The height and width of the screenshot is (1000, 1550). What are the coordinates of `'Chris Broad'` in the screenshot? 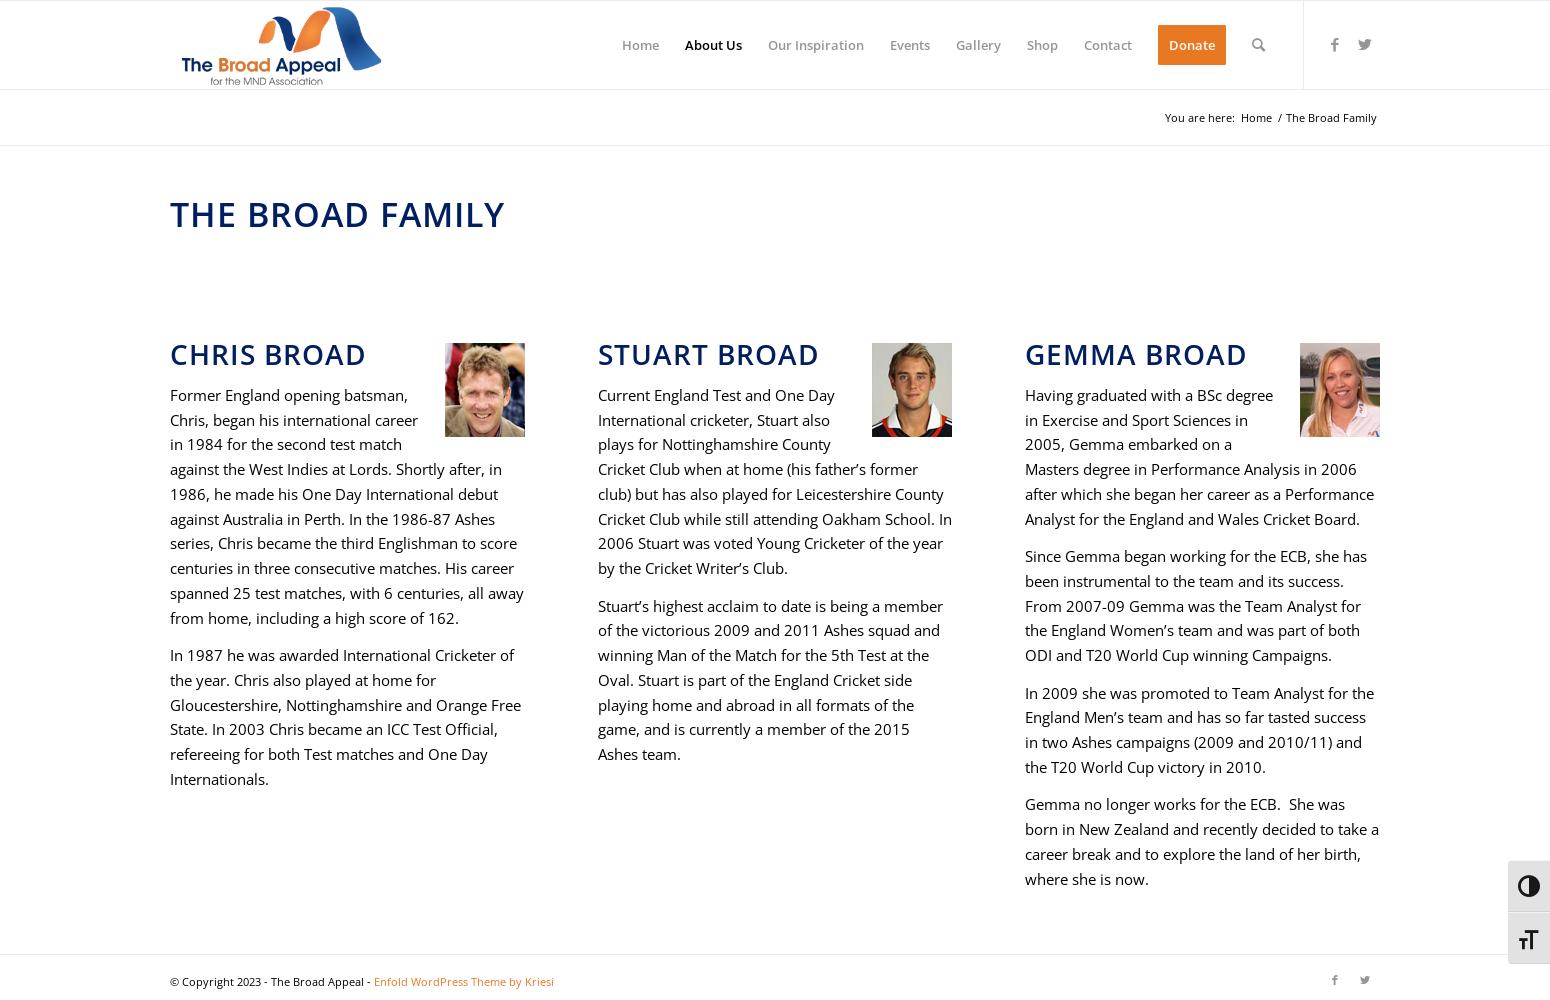 It's located at (169, 353).